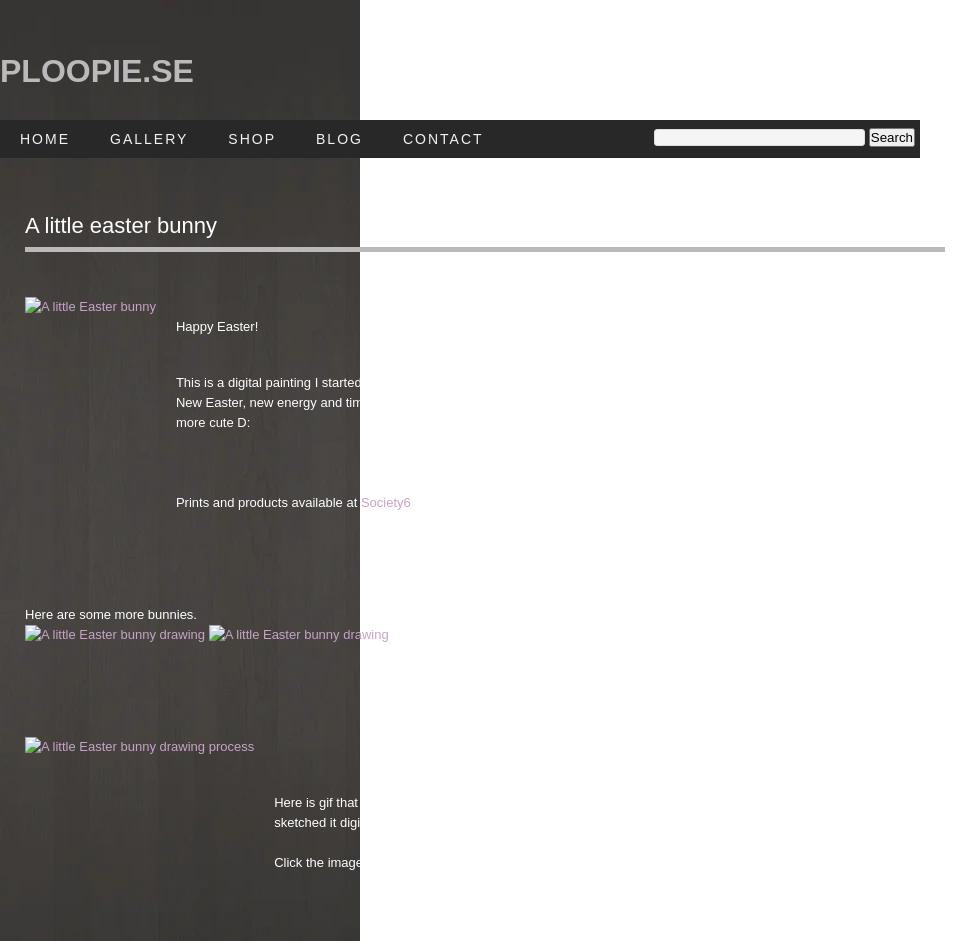 The image size is (970, 941). What do you see at coordinates (251, 137) in the screenshot?
I see `'Shop'` at bounding box center [251, 137].